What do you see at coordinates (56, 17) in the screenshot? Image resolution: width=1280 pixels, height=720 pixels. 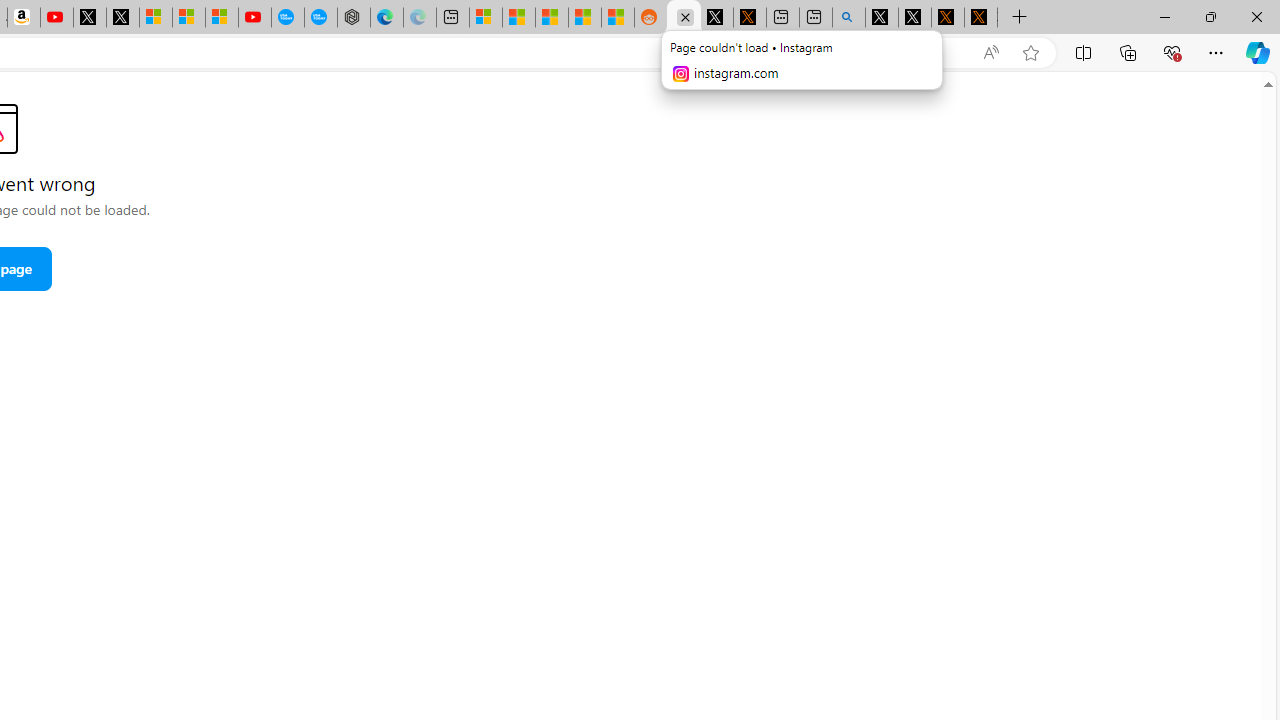 I see `'Day 1: Arriving in Yemen (surreal to be here) - YouTube'` at bounding box center [56, 17].